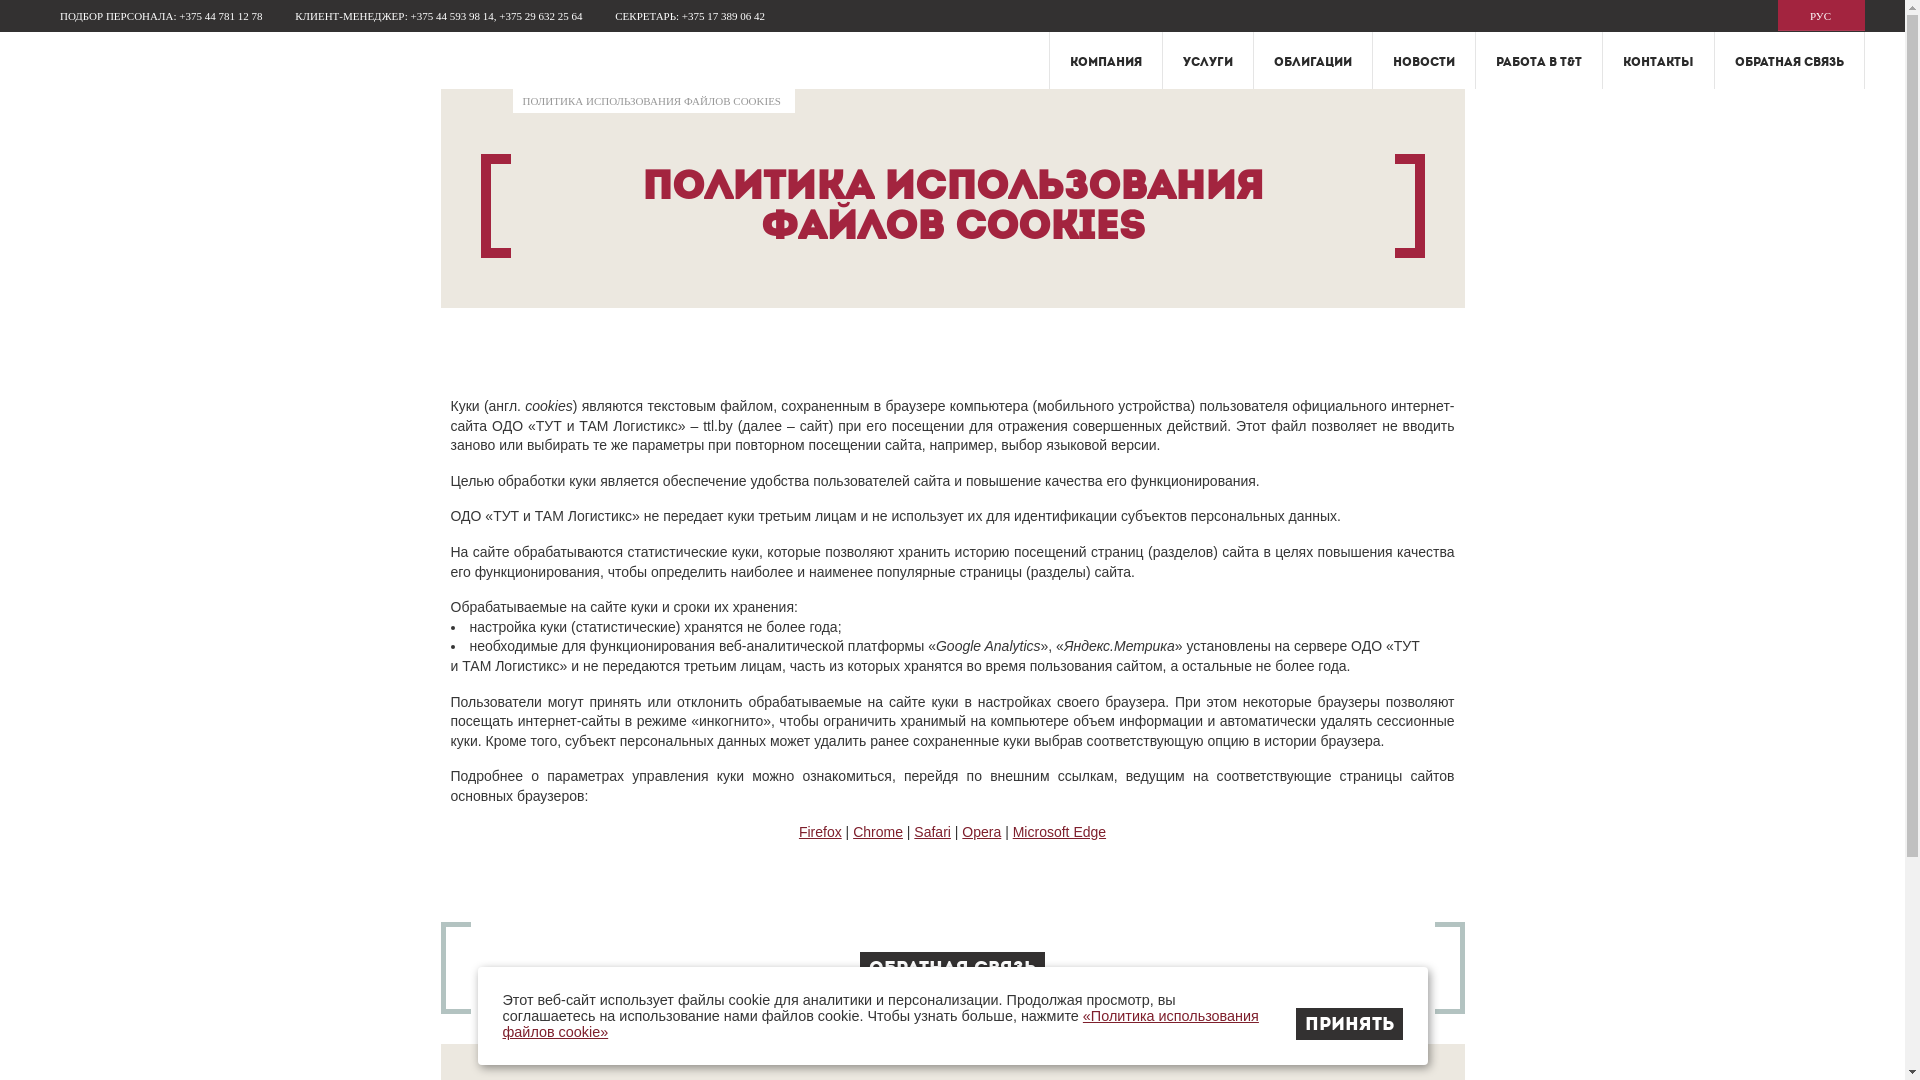 The height and width of the screenshot is (1080, 1920). Describe the element at coordinates (451, 15) in the screenshot. I see `'+375 44 593 98 14'` at that location.